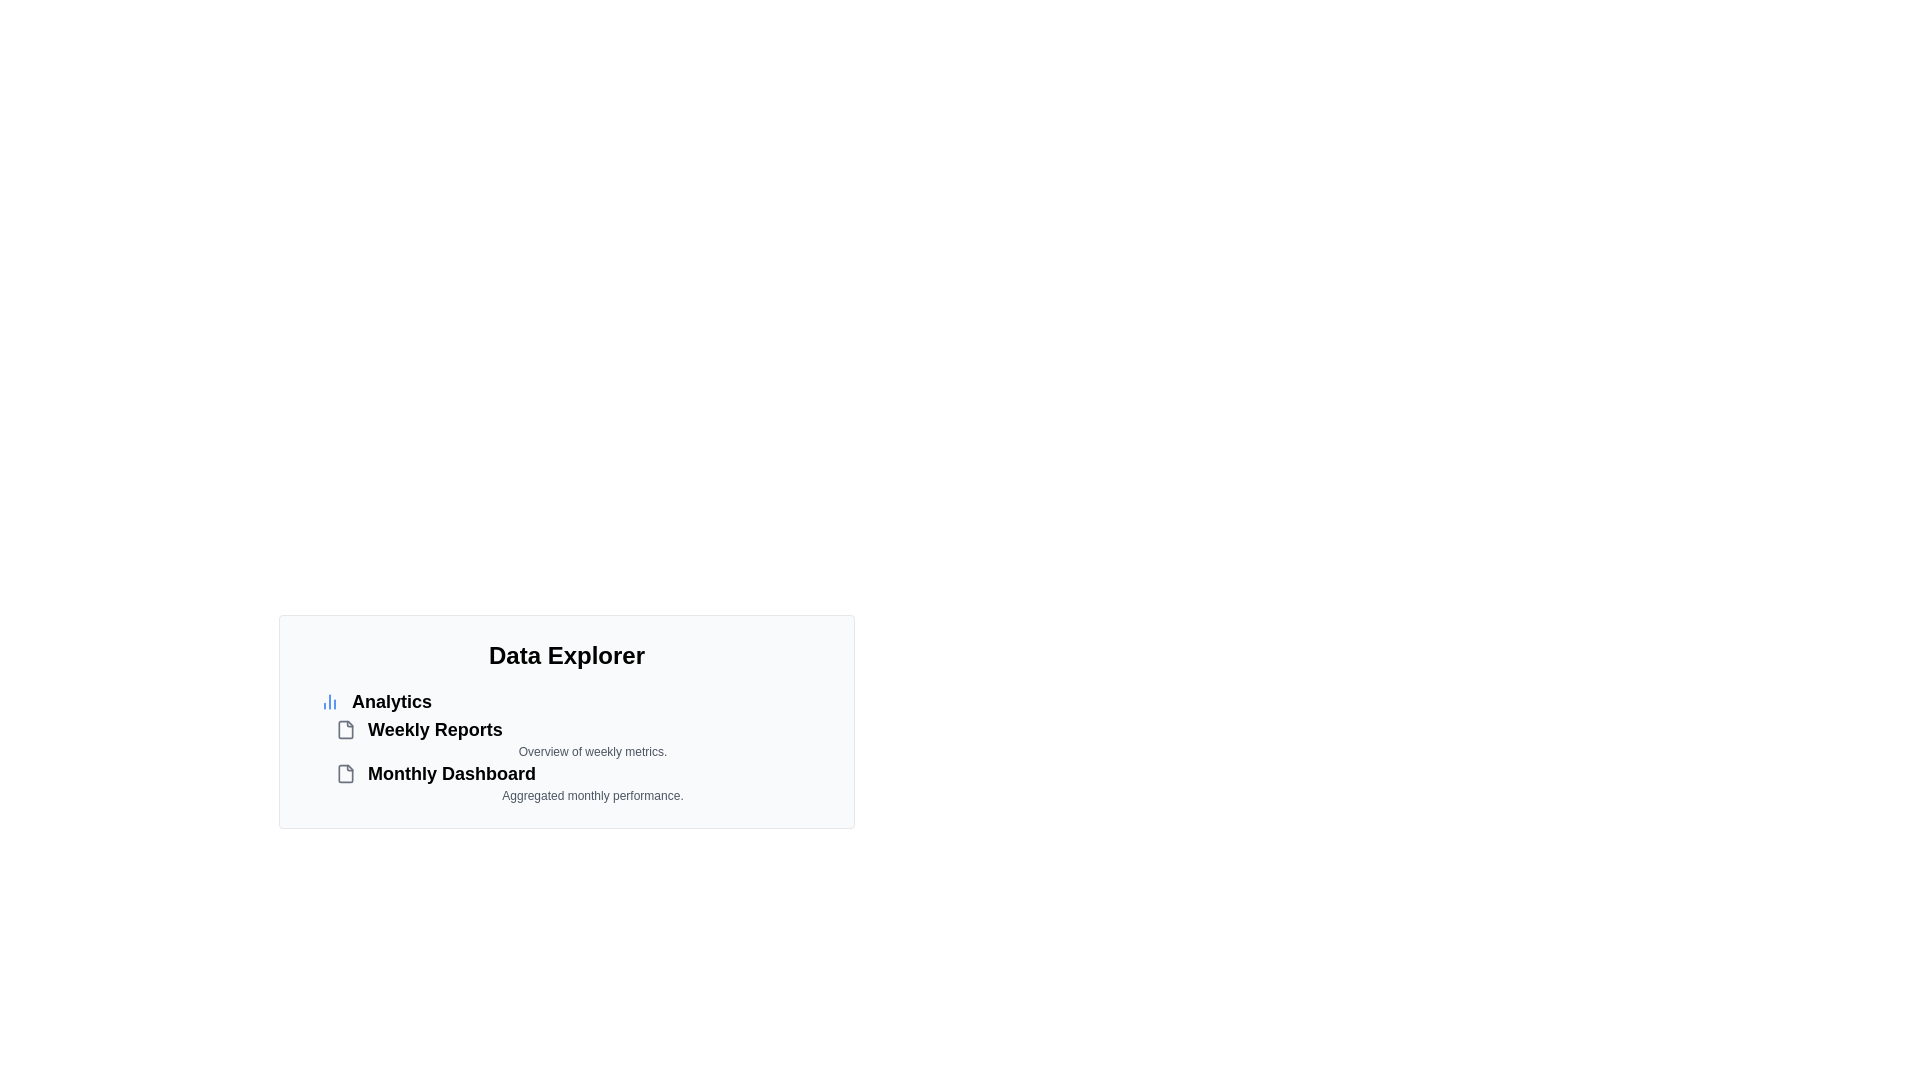 The image size is (1920, 1080). I want to click on the 'Analytics' text label, which is located in the 'Data Explorer' section and is associated with the blue chart icon, so click(392, 701).